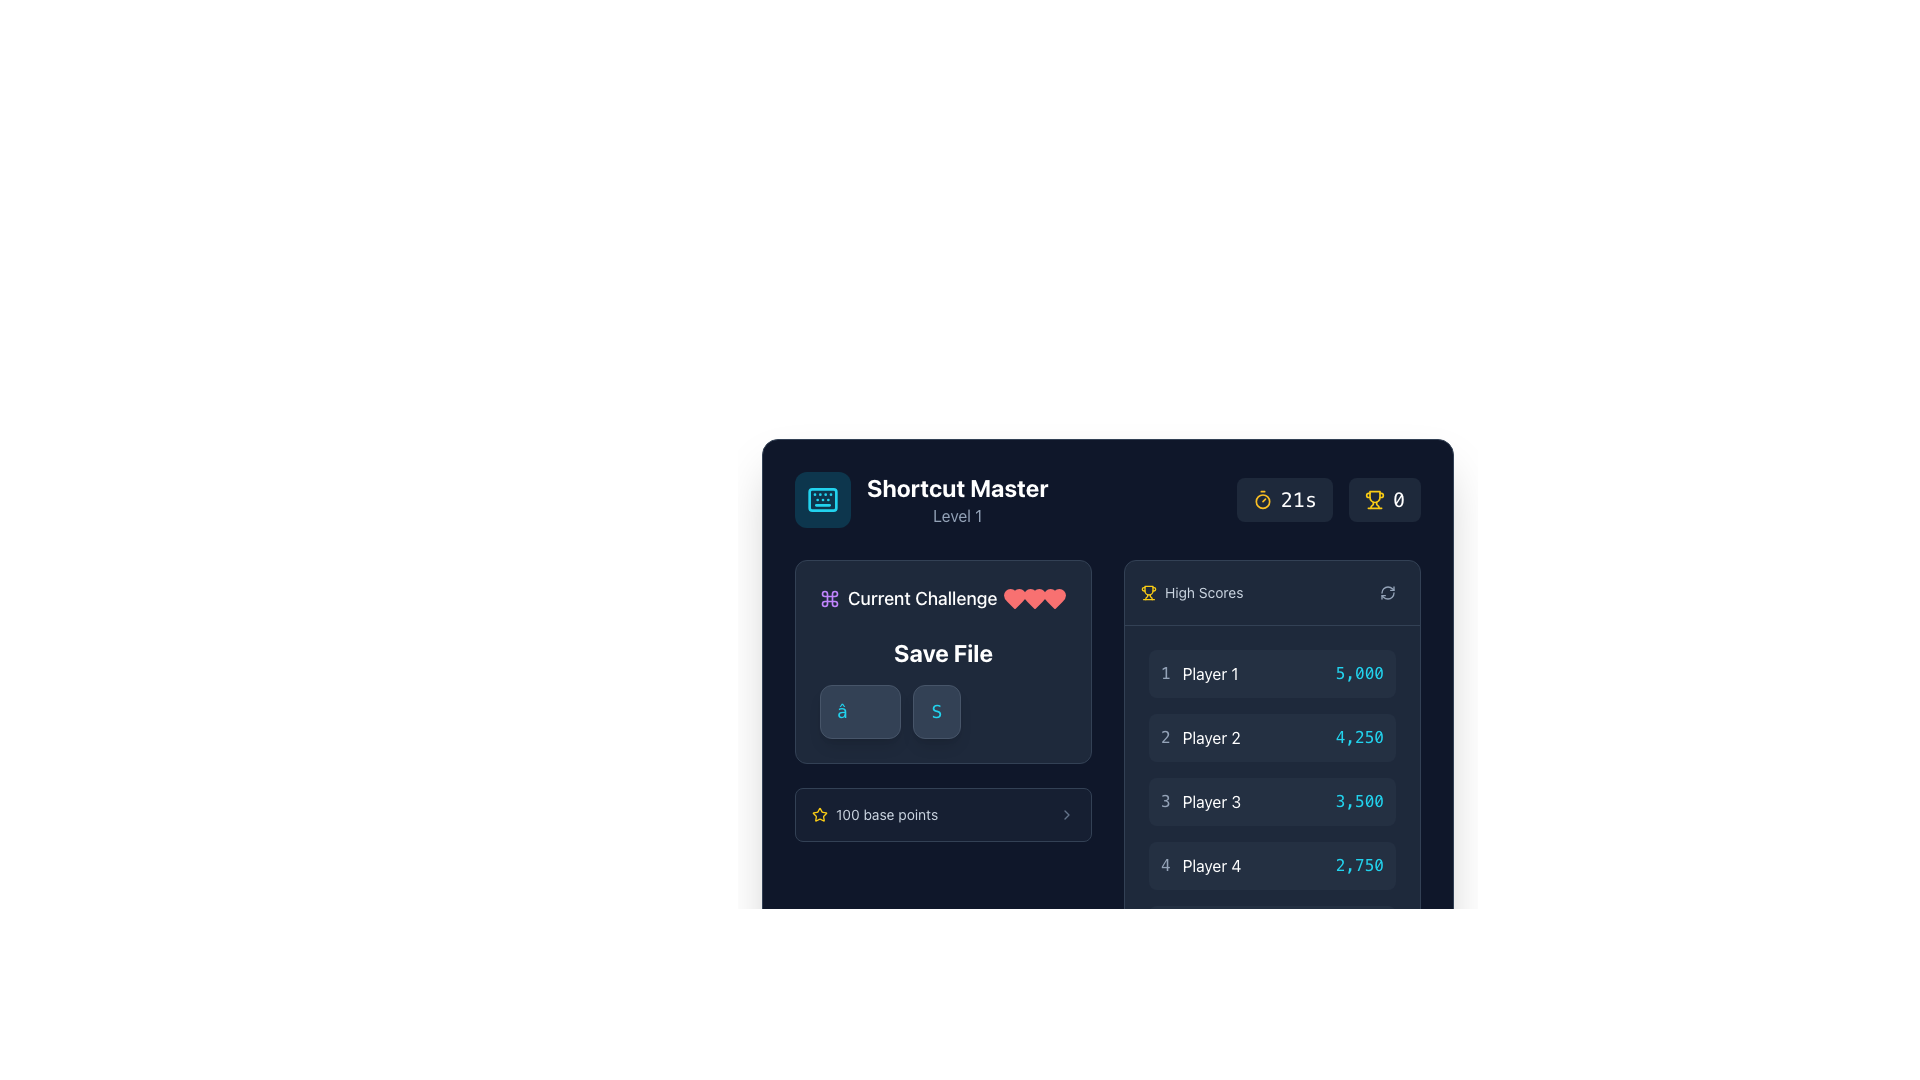 The height and width of the screenshot is (1080, 1920). I want to click on the static text element displaying the score for 'Player 4' in the leaderboard, located in the bottom-most row of the 'High Scores' panel, so click(1359, 865).